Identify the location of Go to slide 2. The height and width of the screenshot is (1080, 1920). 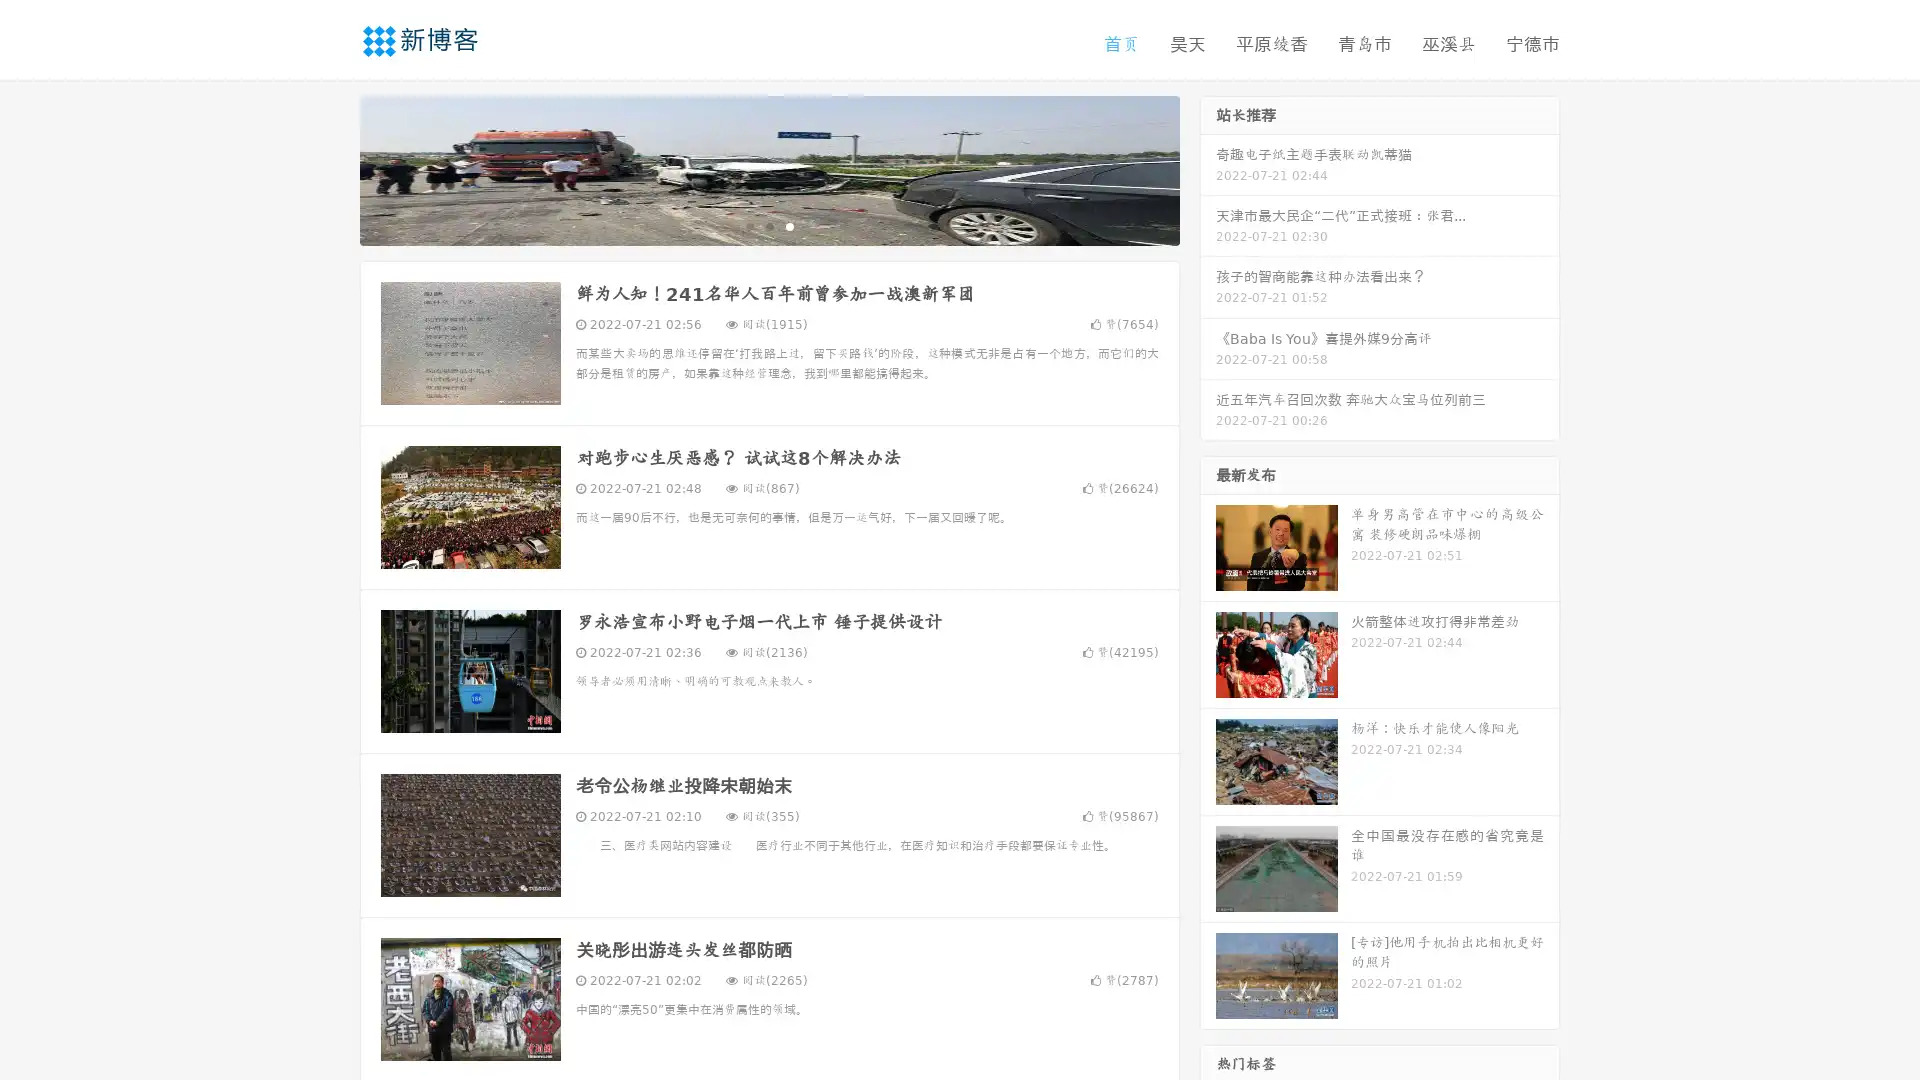
(768, 225).